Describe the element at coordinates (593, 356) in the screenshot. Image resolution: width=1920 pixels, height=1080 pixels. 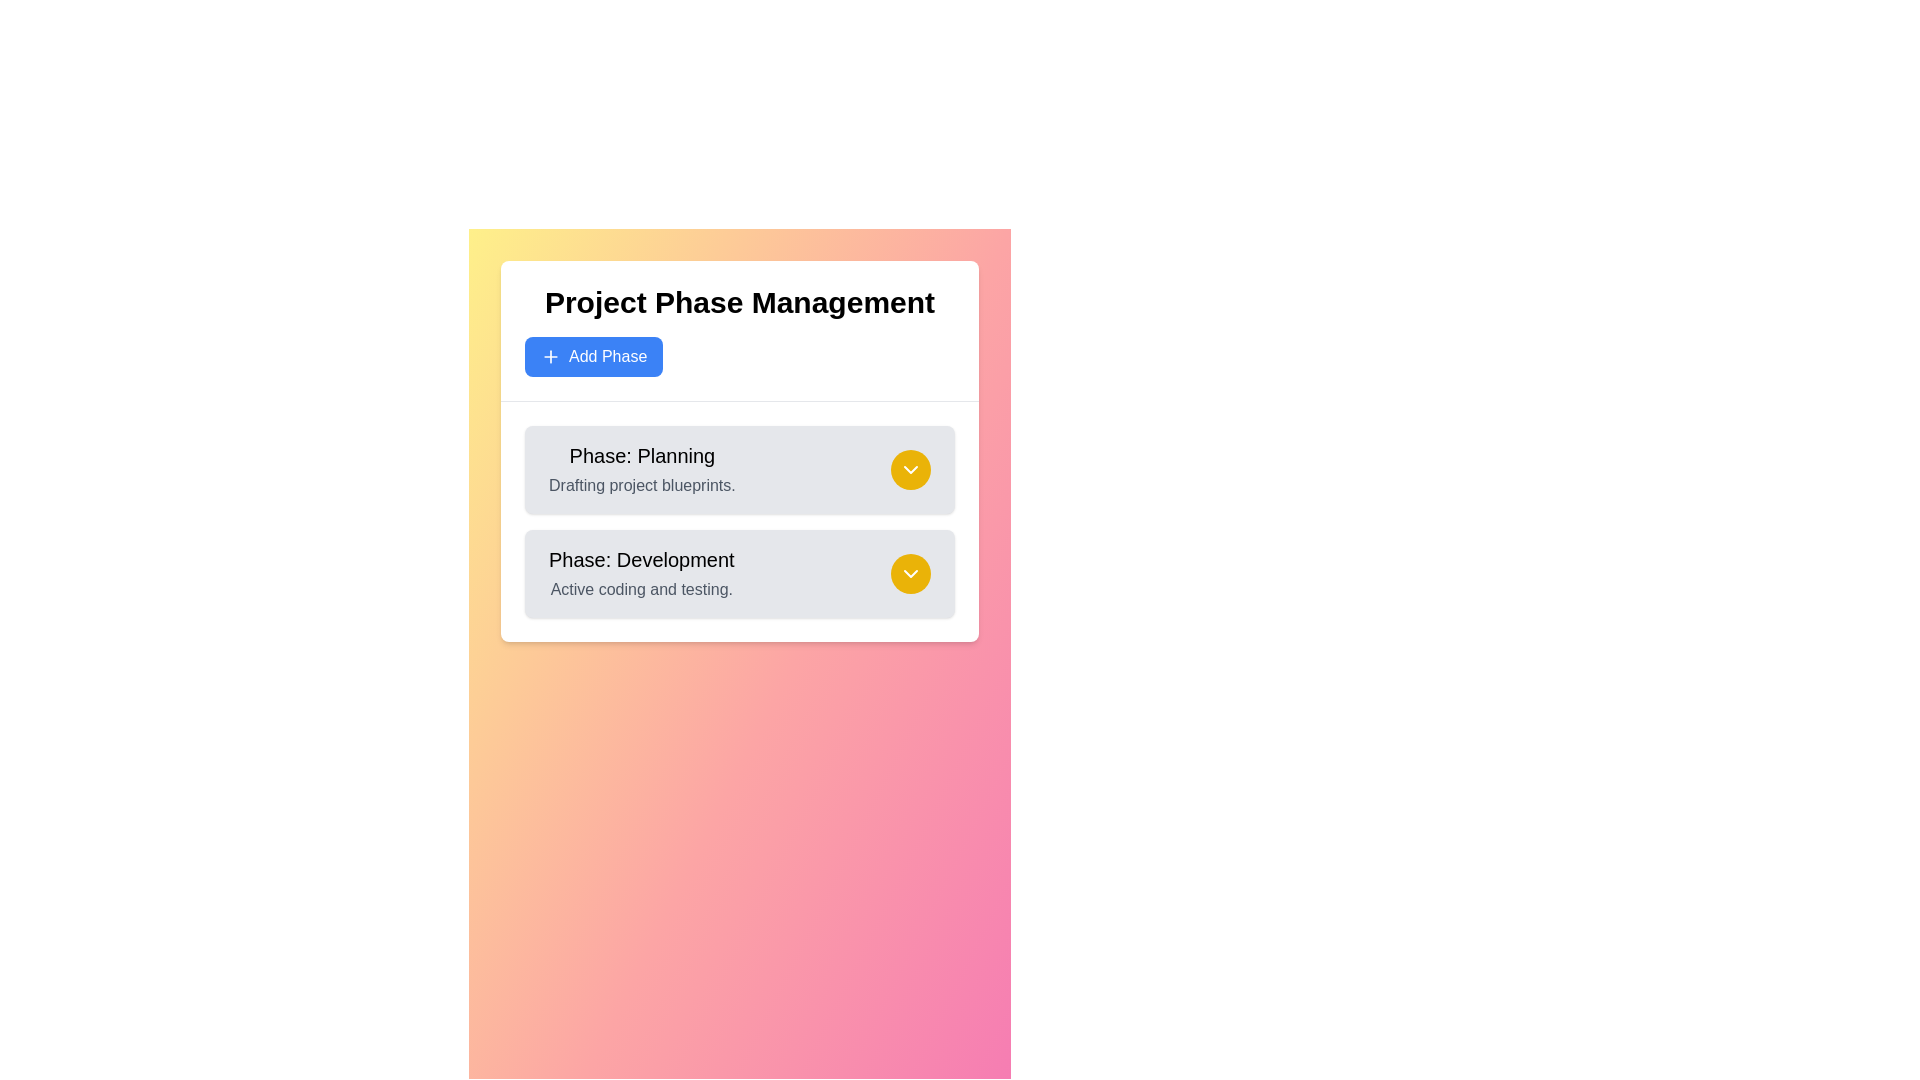
I see `the rectangular button with a blue background labeled 'Add Phase'` at that location.